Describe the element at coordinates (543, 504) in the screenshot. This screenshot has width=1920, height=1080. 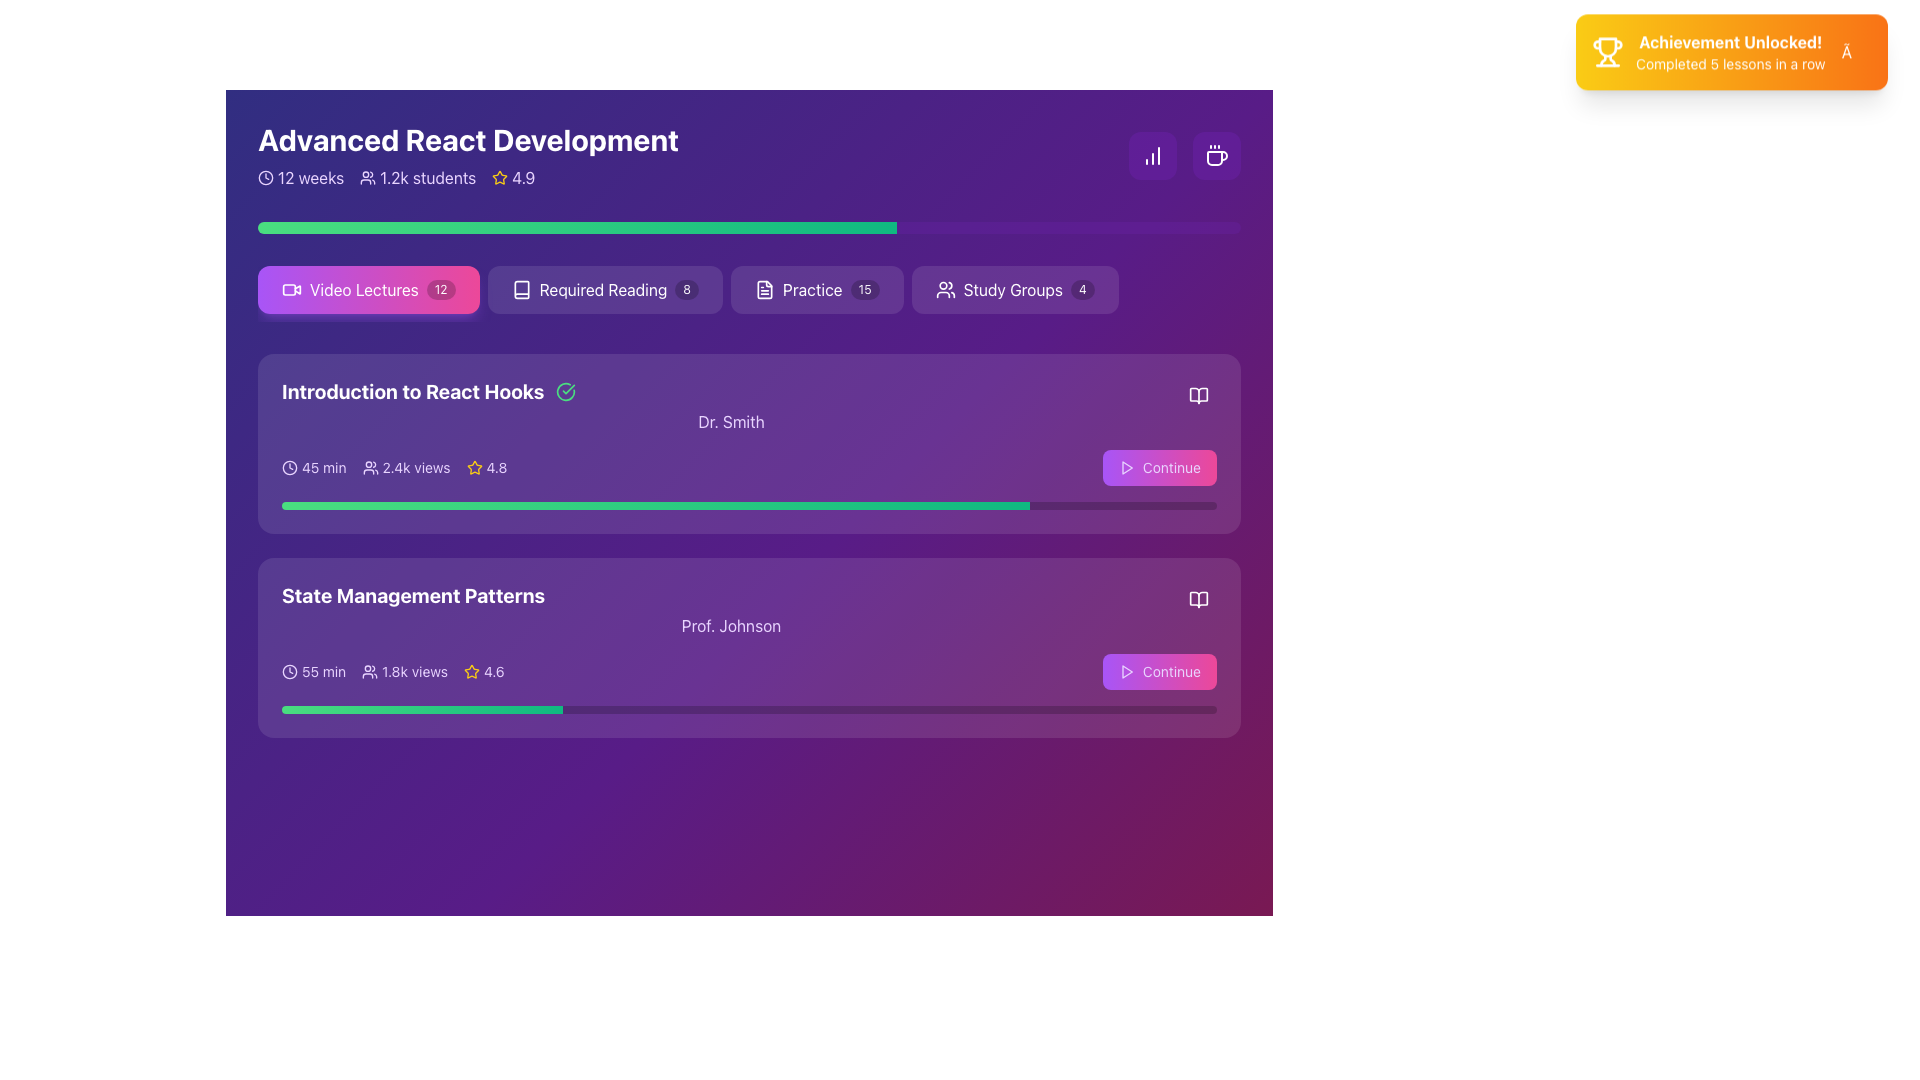
I see `slider value` at that location.